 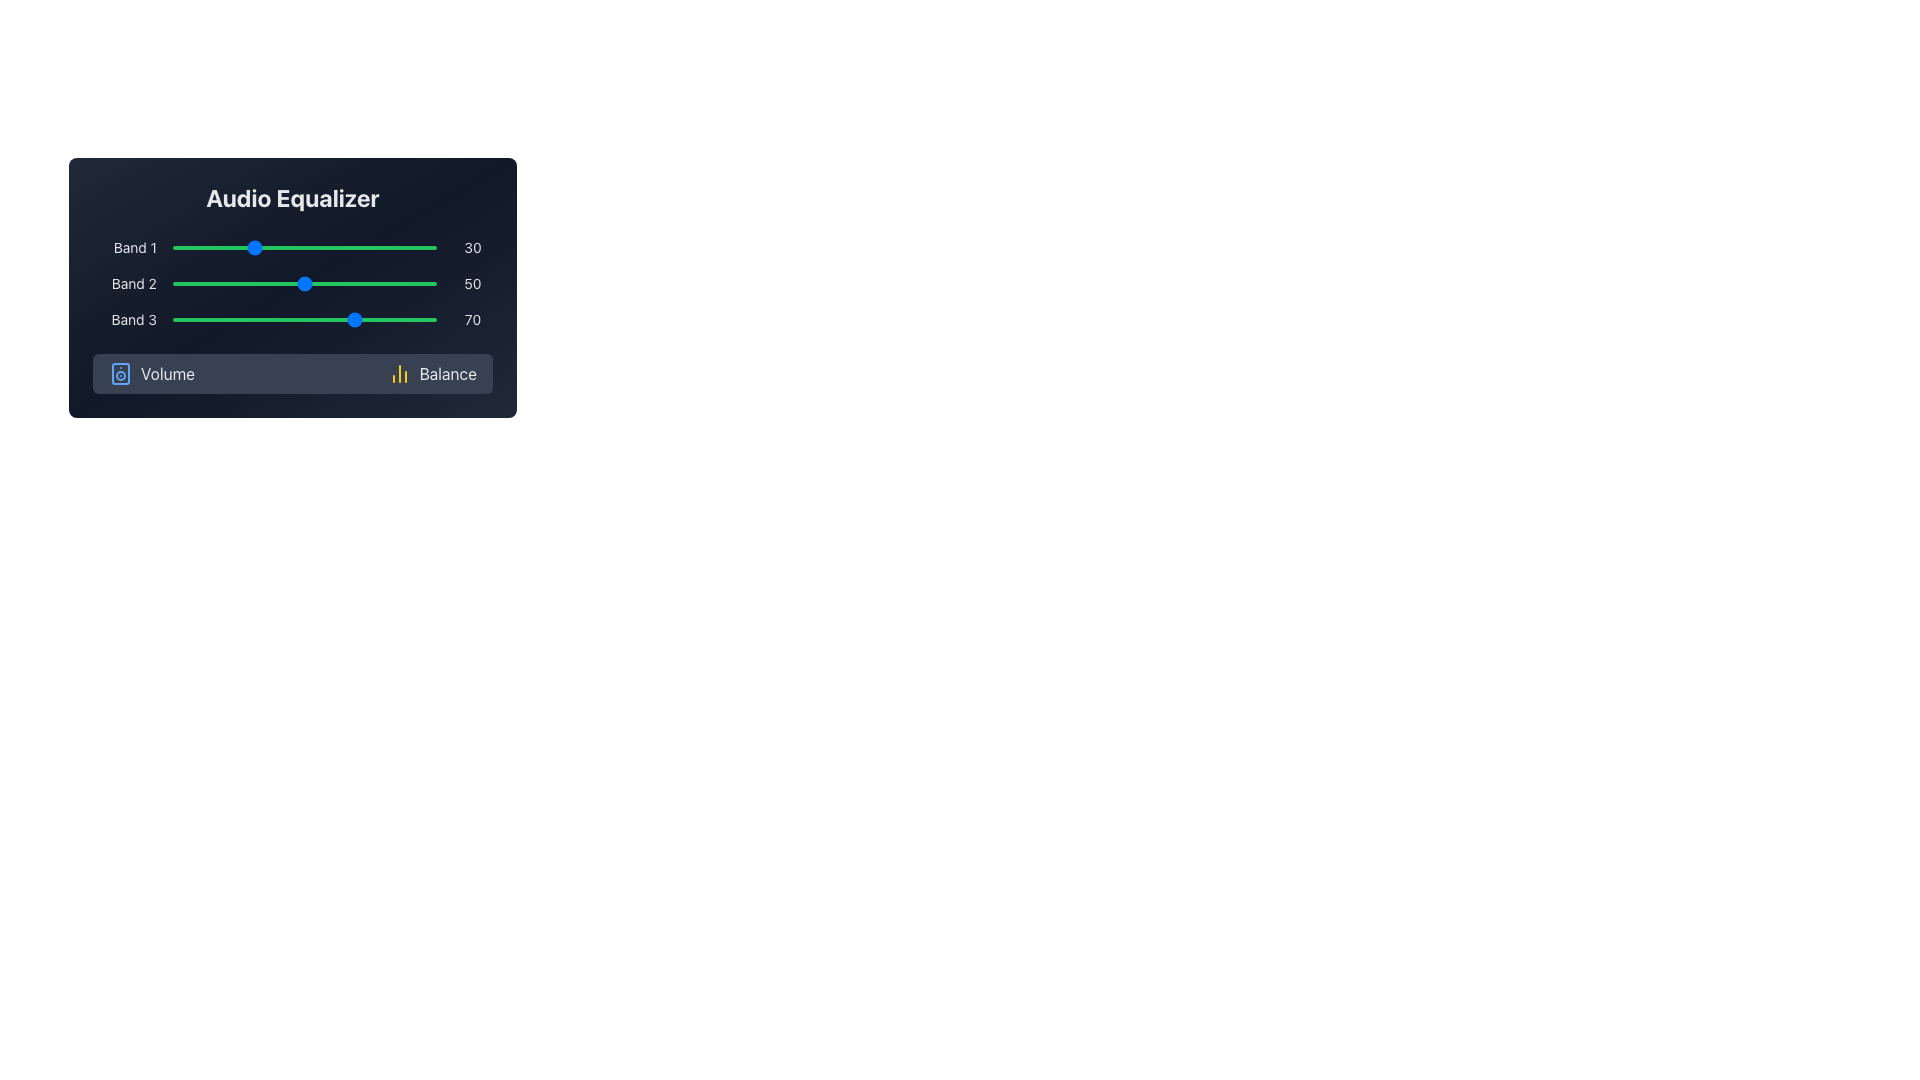 I want to click on the slider labeled 'Band 1', so click(x=196, y=246).